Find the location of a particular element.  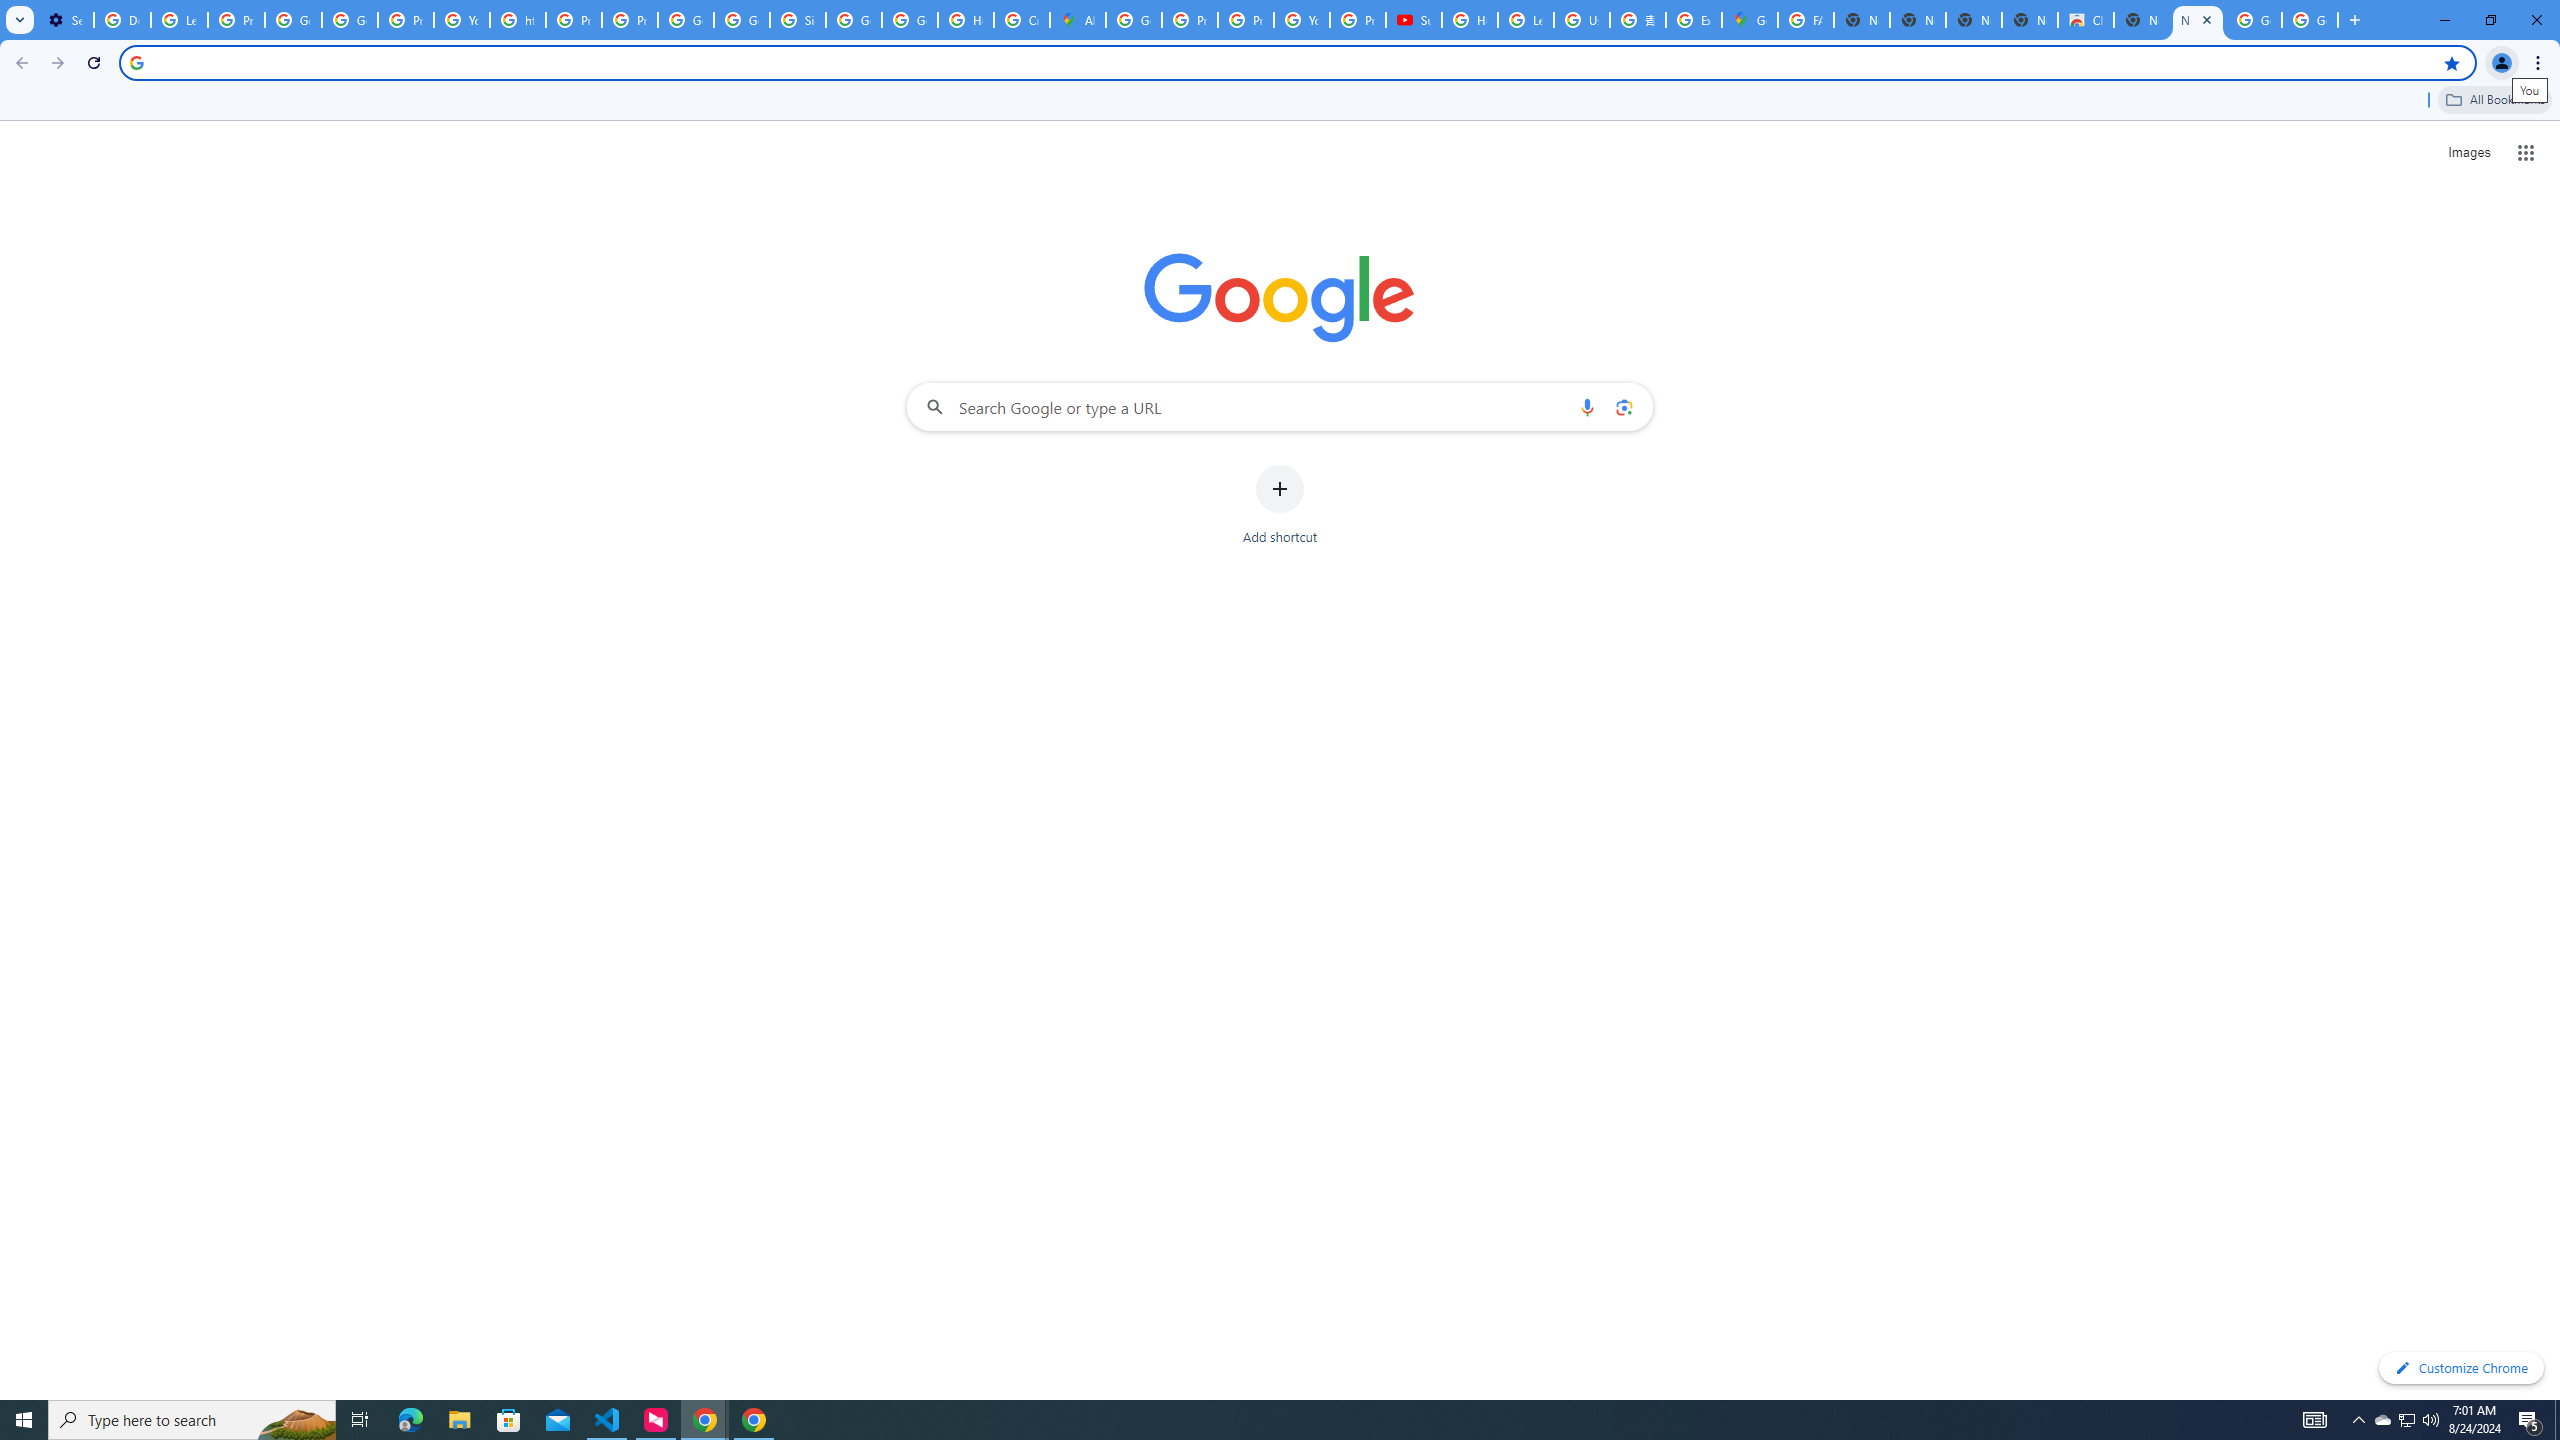

'Privacy Help Center - Policies Help' is located at coordinates (1244, 19).